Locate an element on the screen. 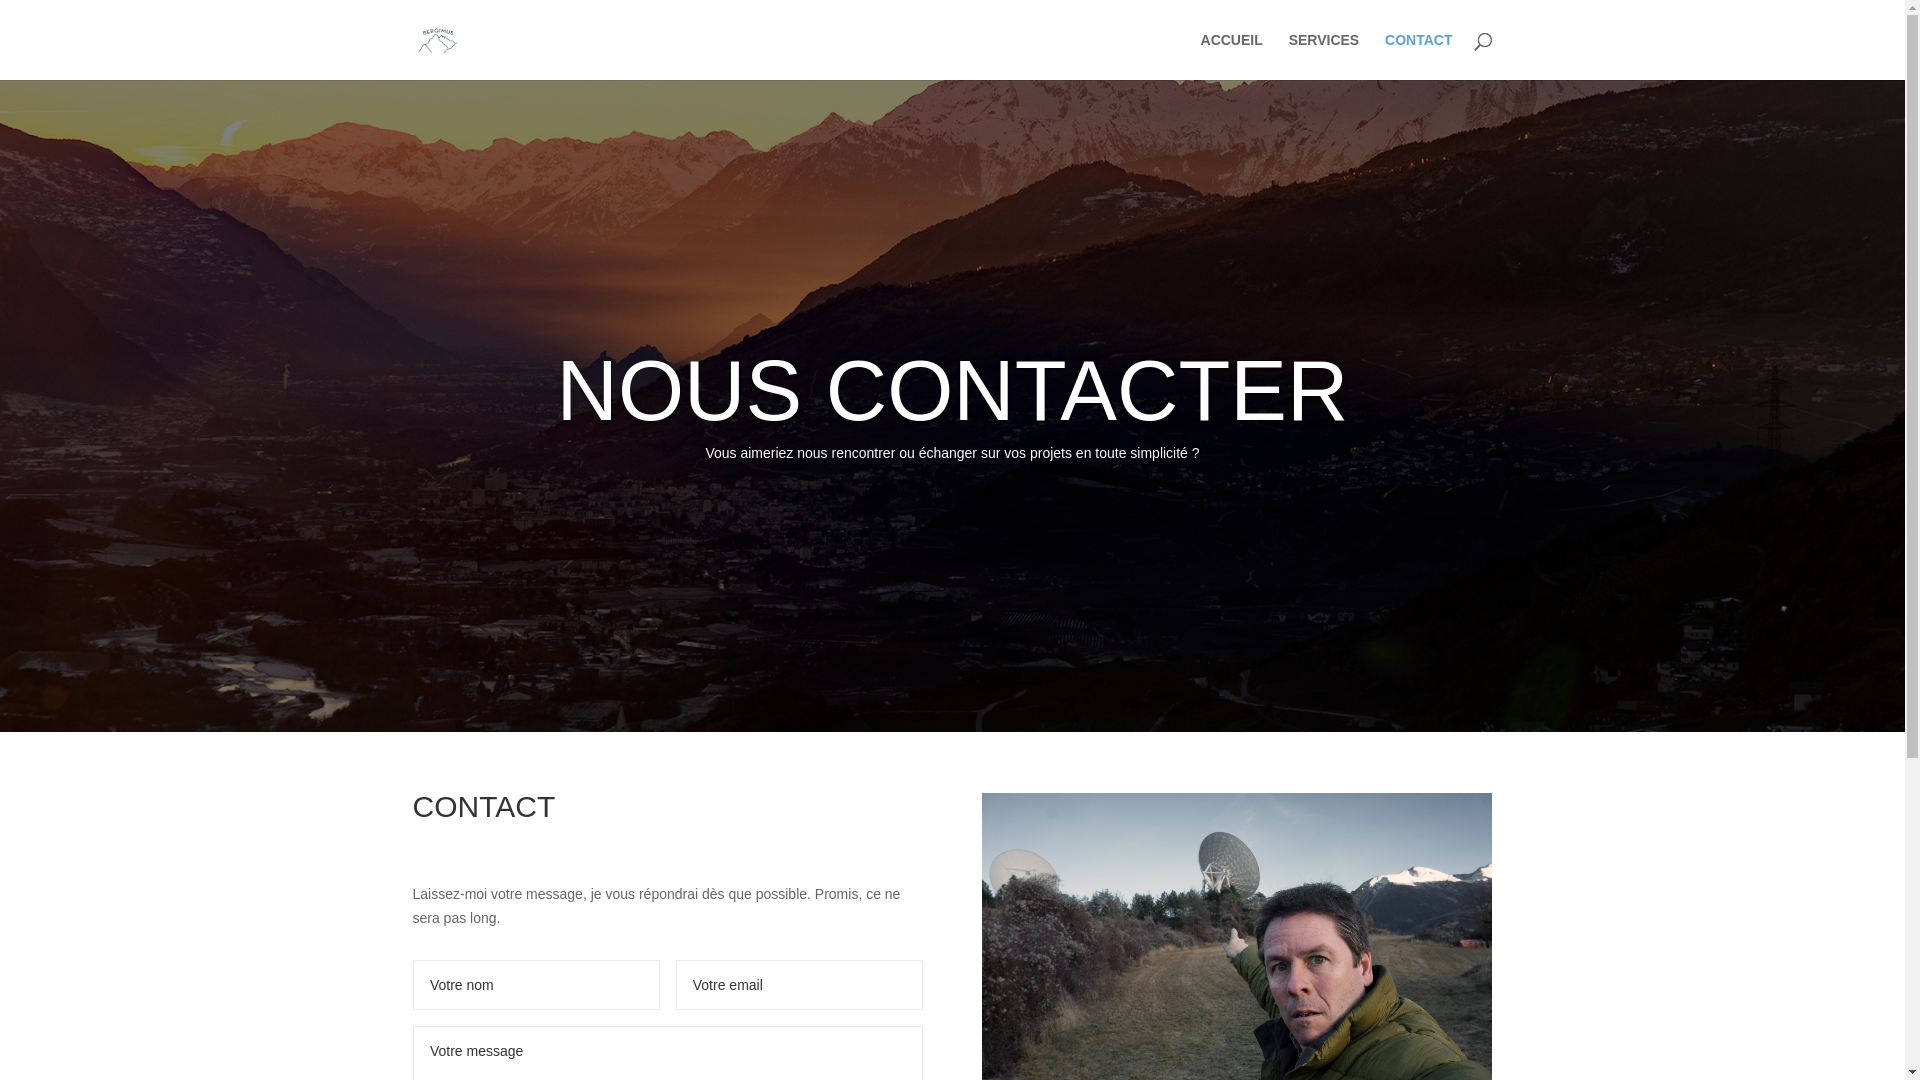  'CONTACT' is located at coordinates (1417, 55).